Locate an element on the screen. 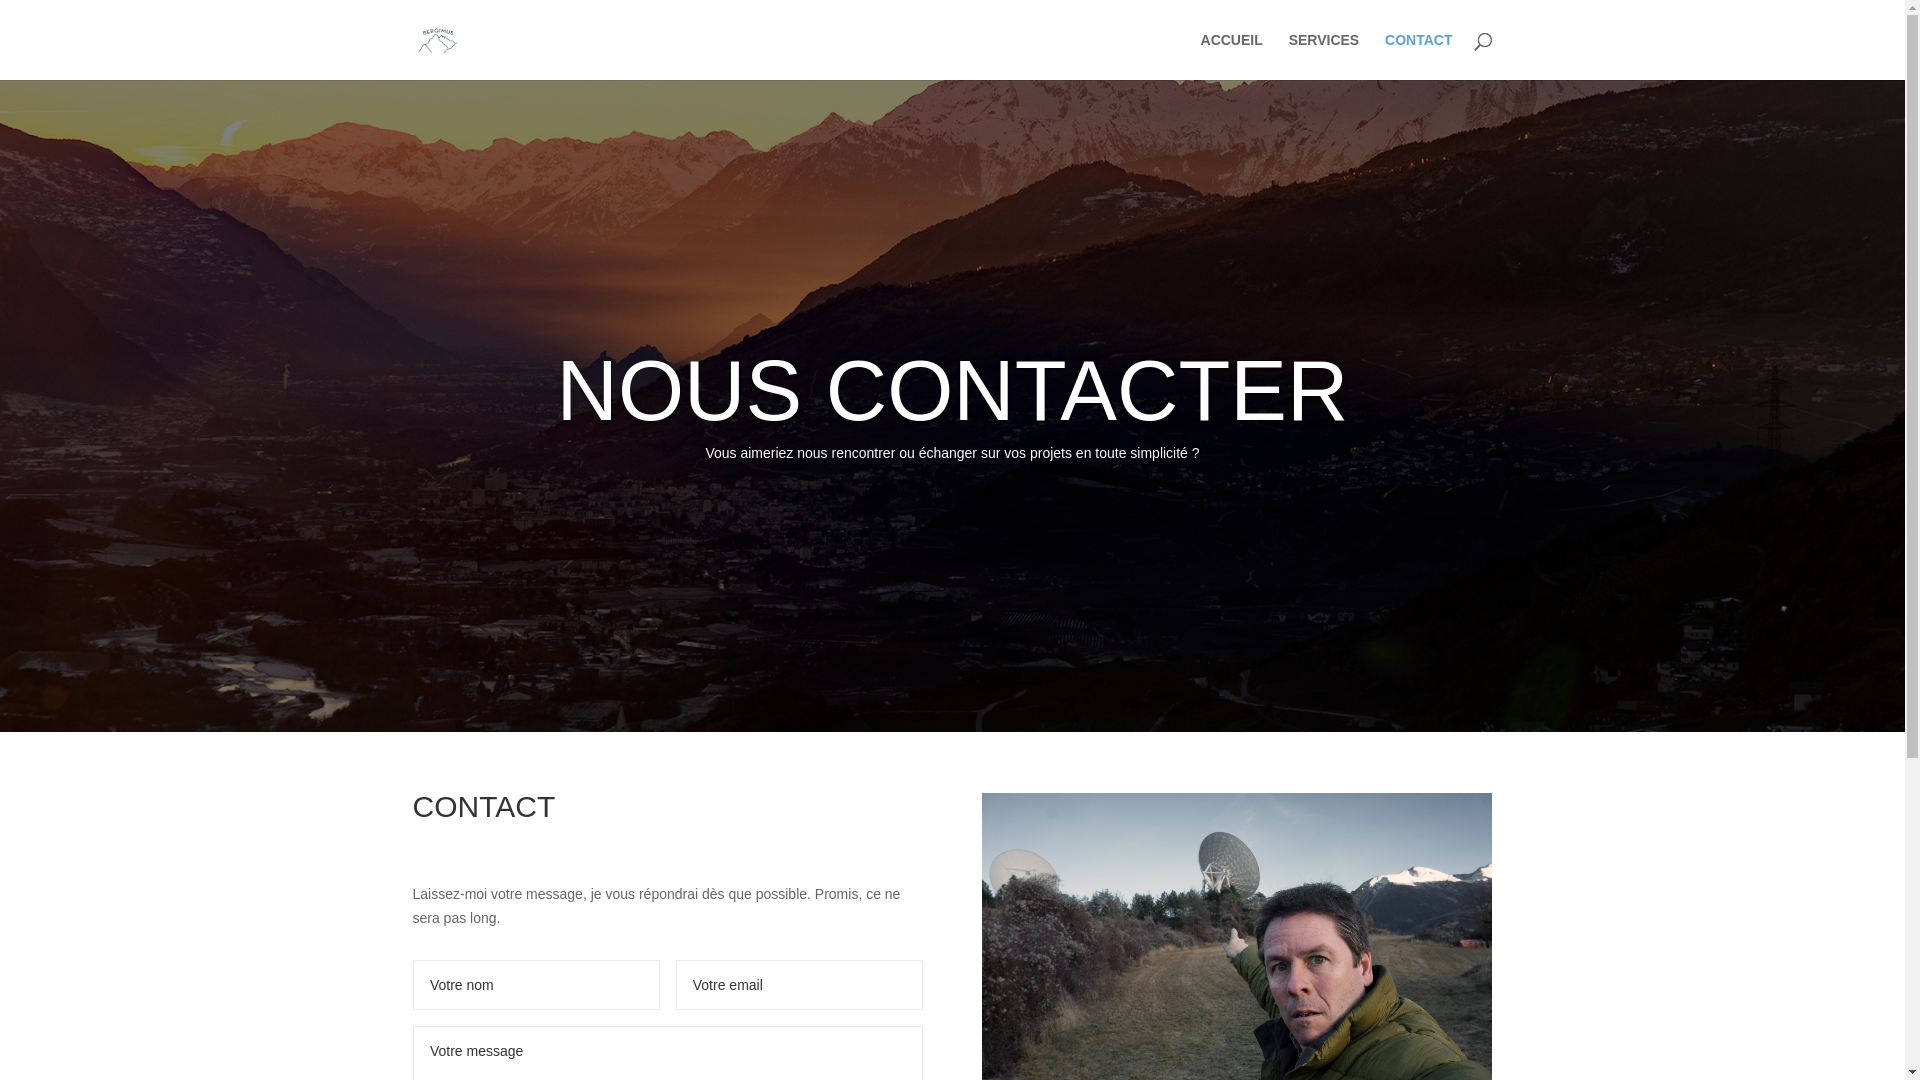  'CONTACT' is located at coordinates (1417, 55).